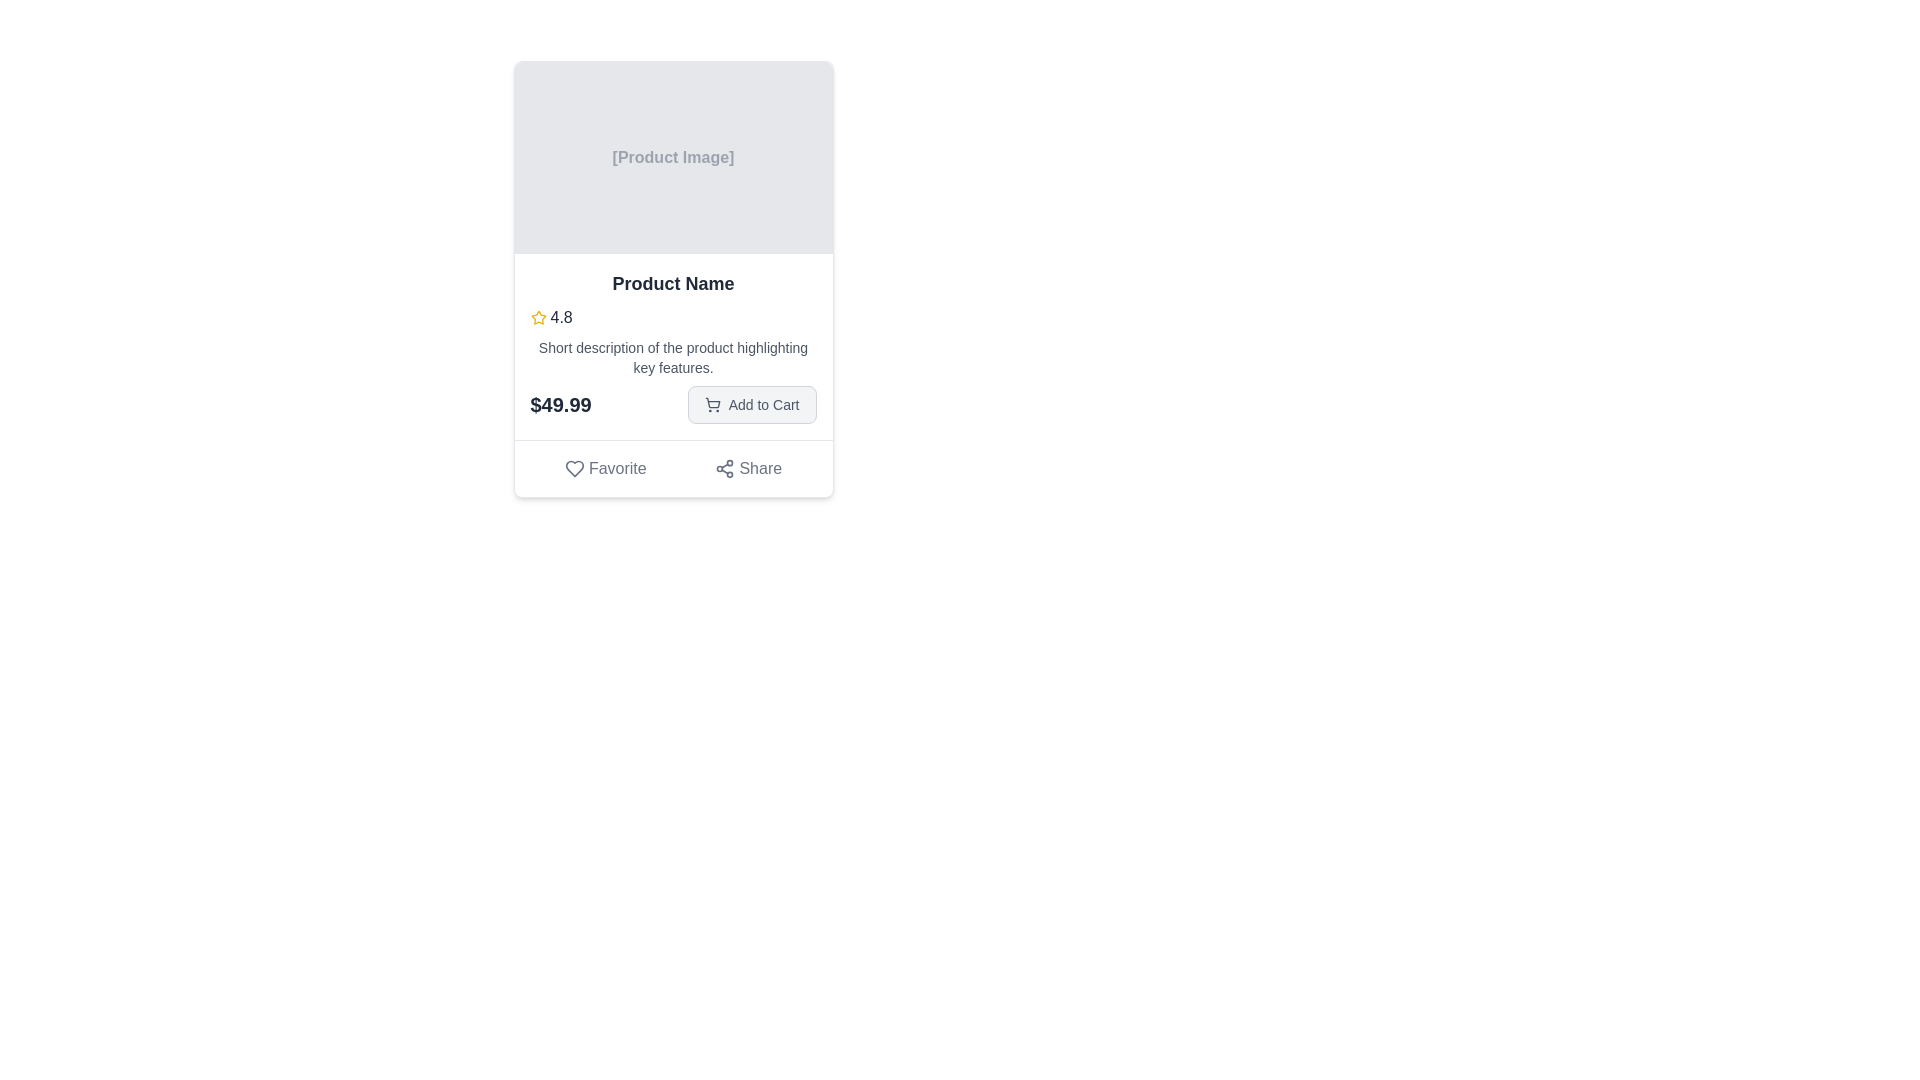  What do you see at coordinates (673, 284) in the screenshot?
I see `bold text displaying 'Product Name' in dark gray color, positioned prominently within the product card, located directly below the product image placeholder` at bounding box center [673, 284].